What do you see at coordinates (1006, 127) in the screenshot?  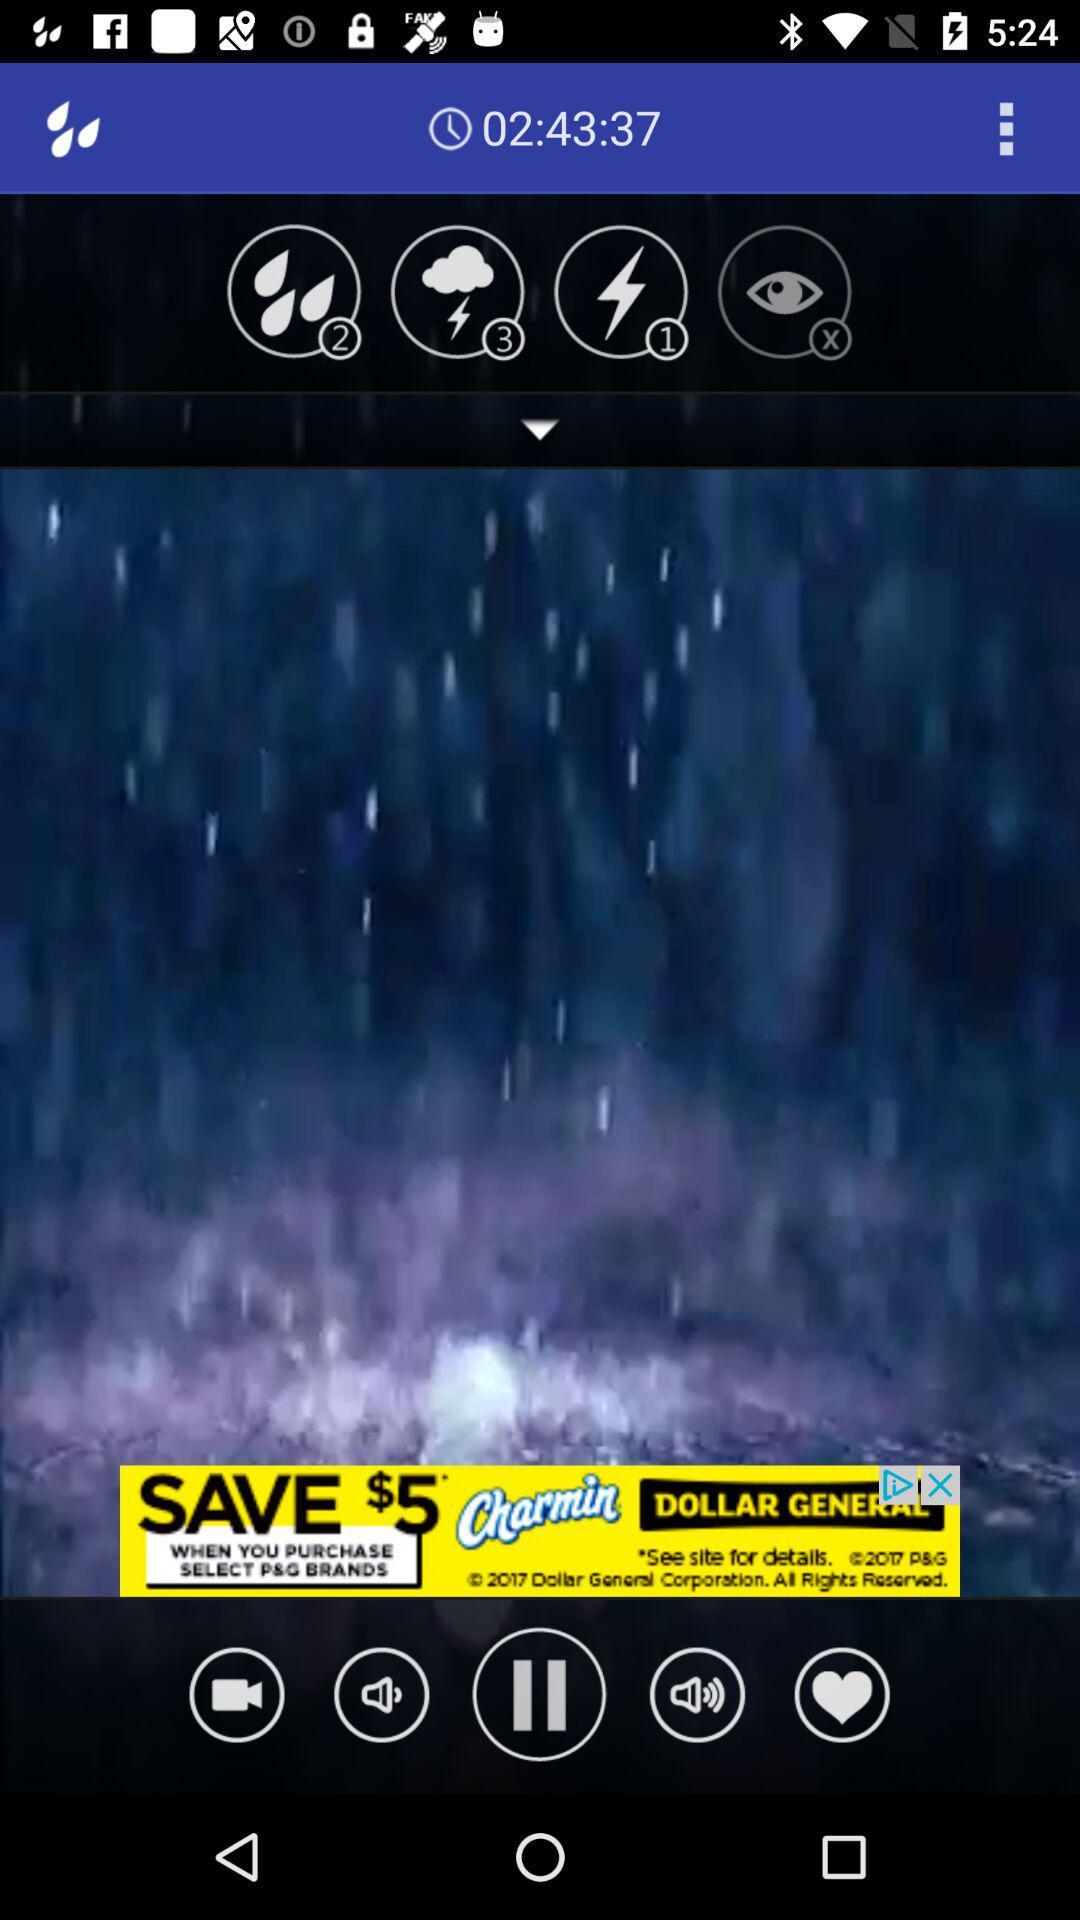 I see `the more icon` at bounding box center [1006, 127].